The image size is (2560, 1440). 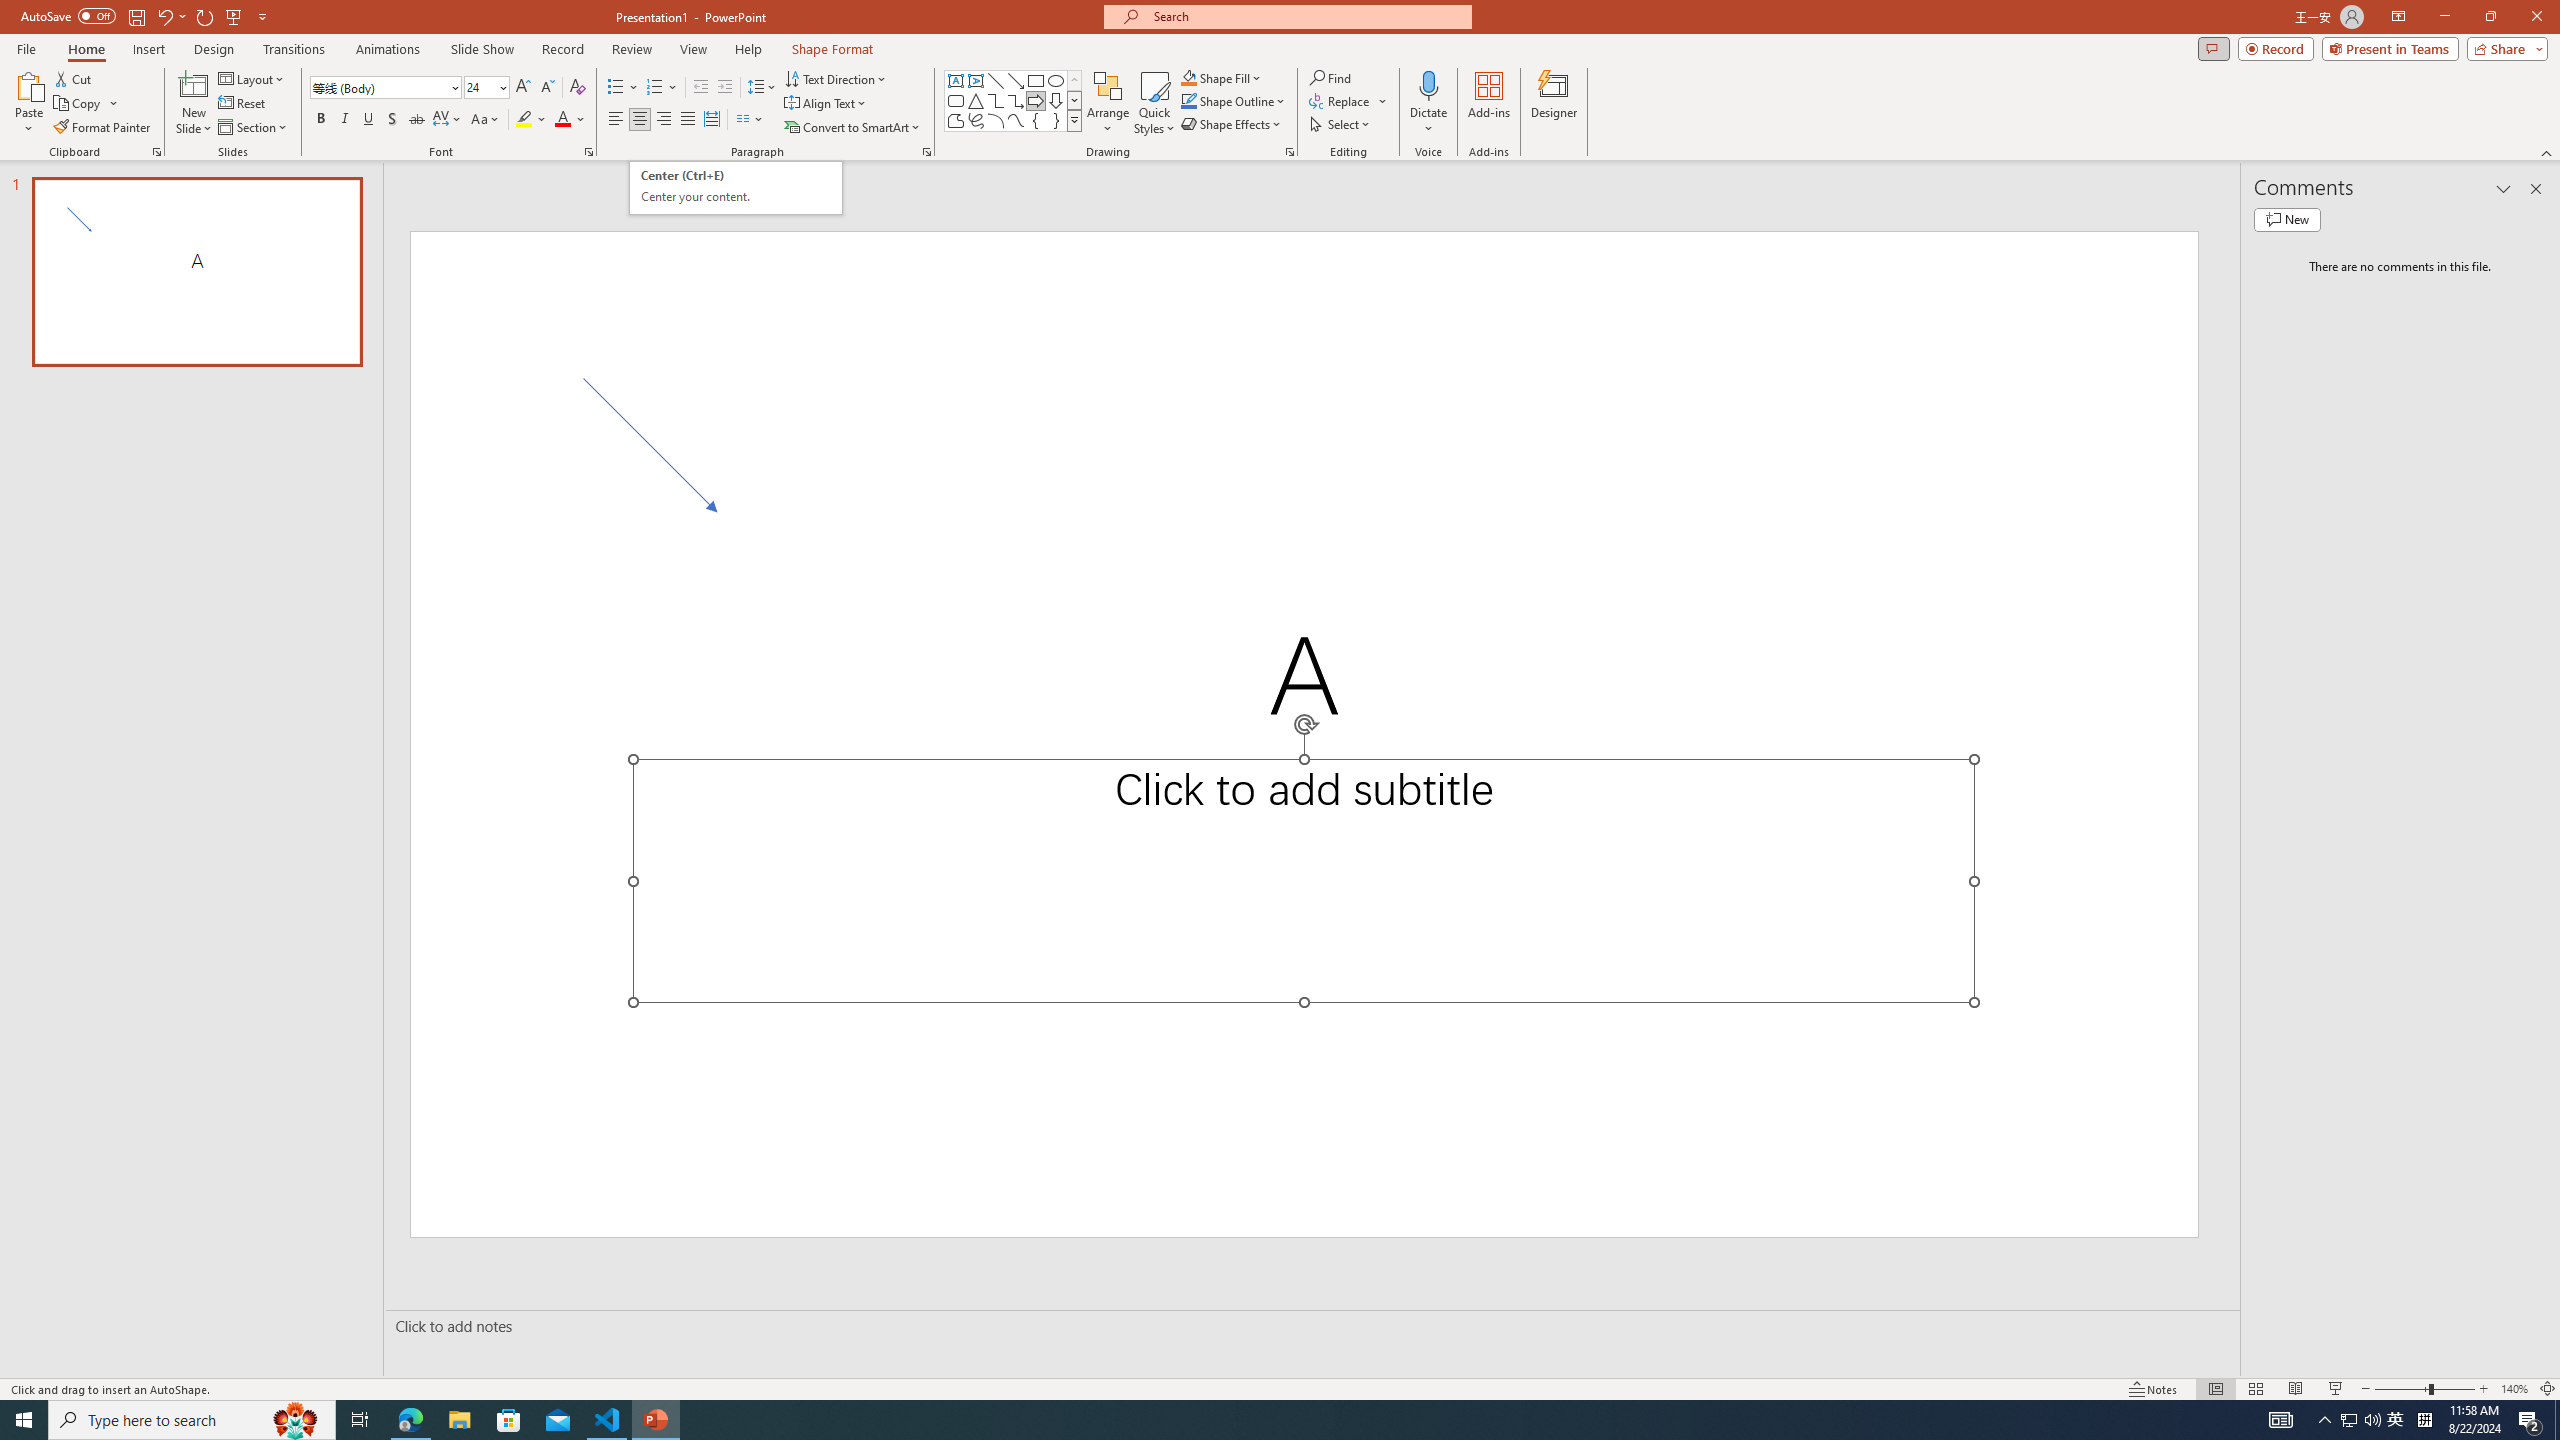 What do you see at coordinates (2515, 1389) in the screenshot?
I see `'Zoom 140%'` at bounding box center [2515, 1389].